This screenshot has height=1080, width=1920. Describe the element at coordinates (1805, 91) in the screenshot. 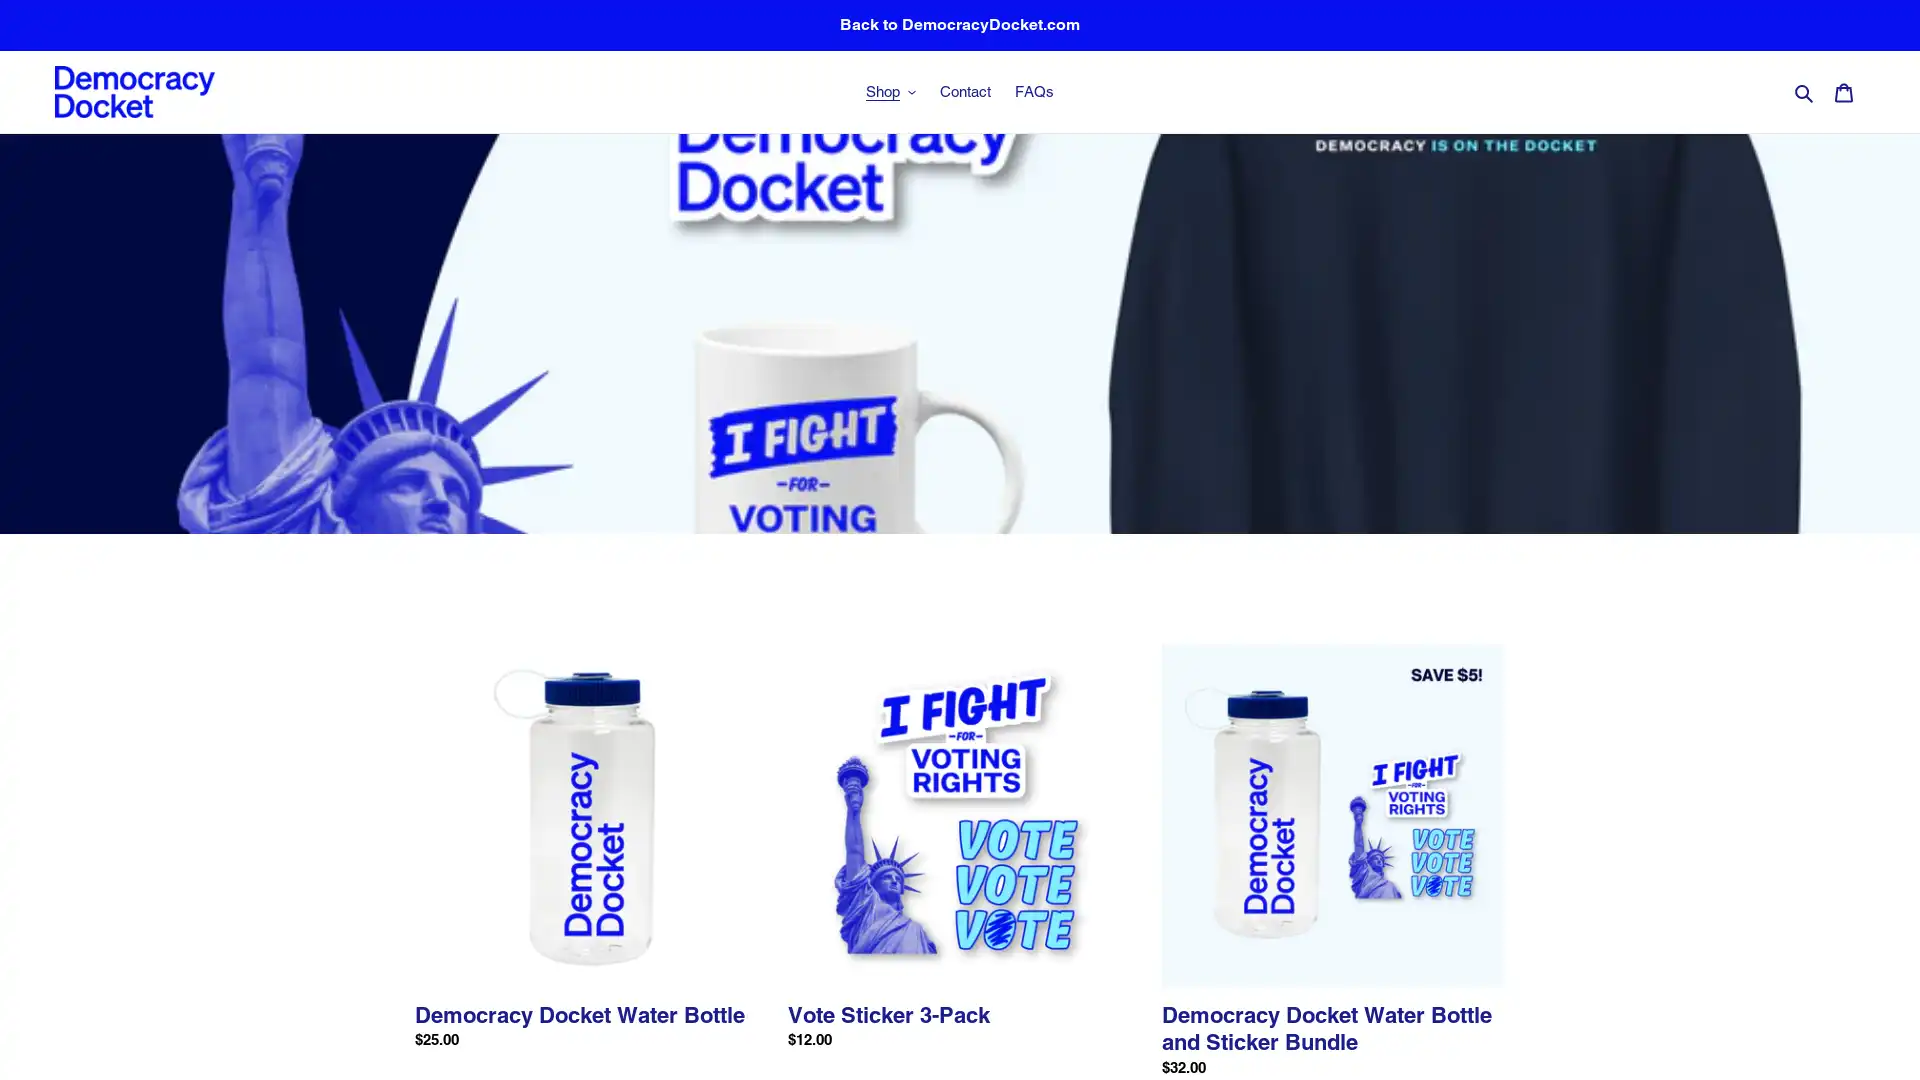

I see `Search` at that location.